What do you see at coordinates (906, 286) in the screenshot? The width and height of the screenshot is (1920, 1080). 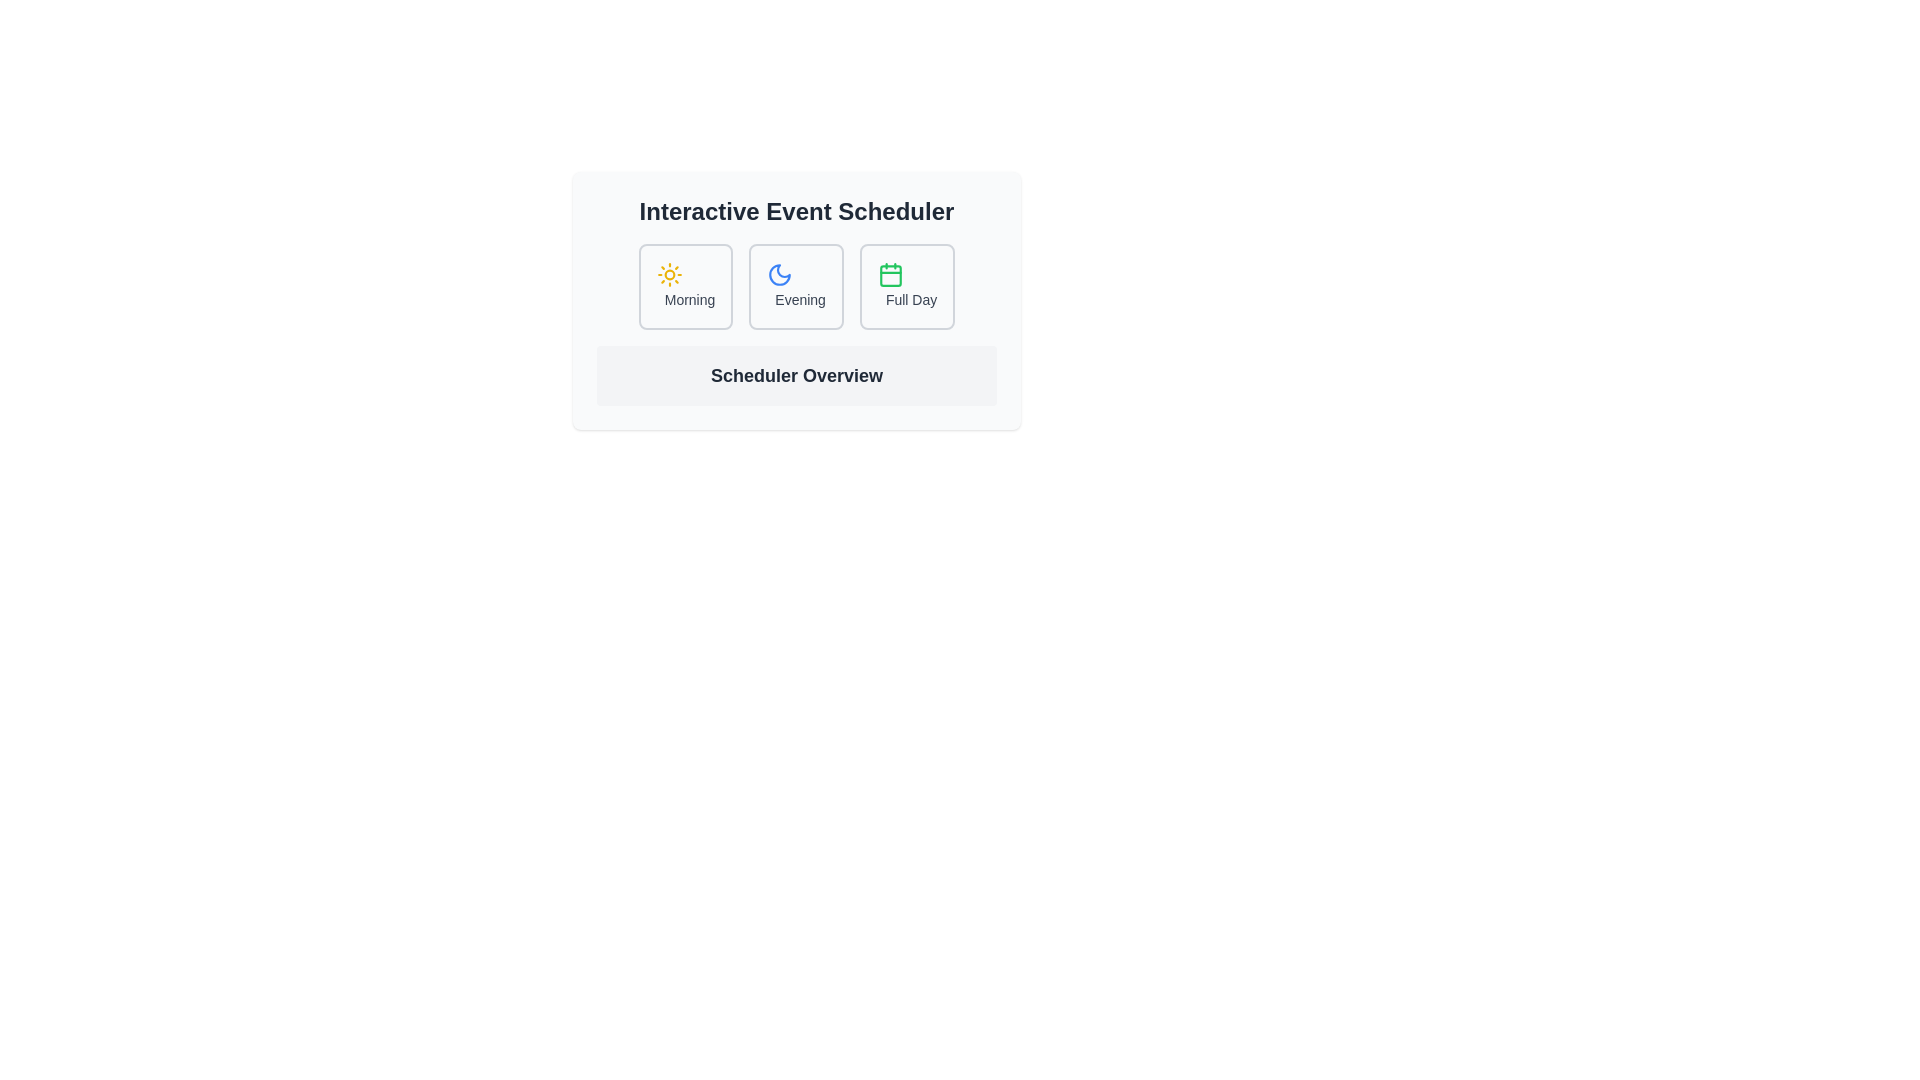 I see `the Full Day card option, which is a rectangular card with a white background, a green calendar icon at the top center, and the text 'Full Day' in gray beneath the icon` at bounding box center [906, 286].